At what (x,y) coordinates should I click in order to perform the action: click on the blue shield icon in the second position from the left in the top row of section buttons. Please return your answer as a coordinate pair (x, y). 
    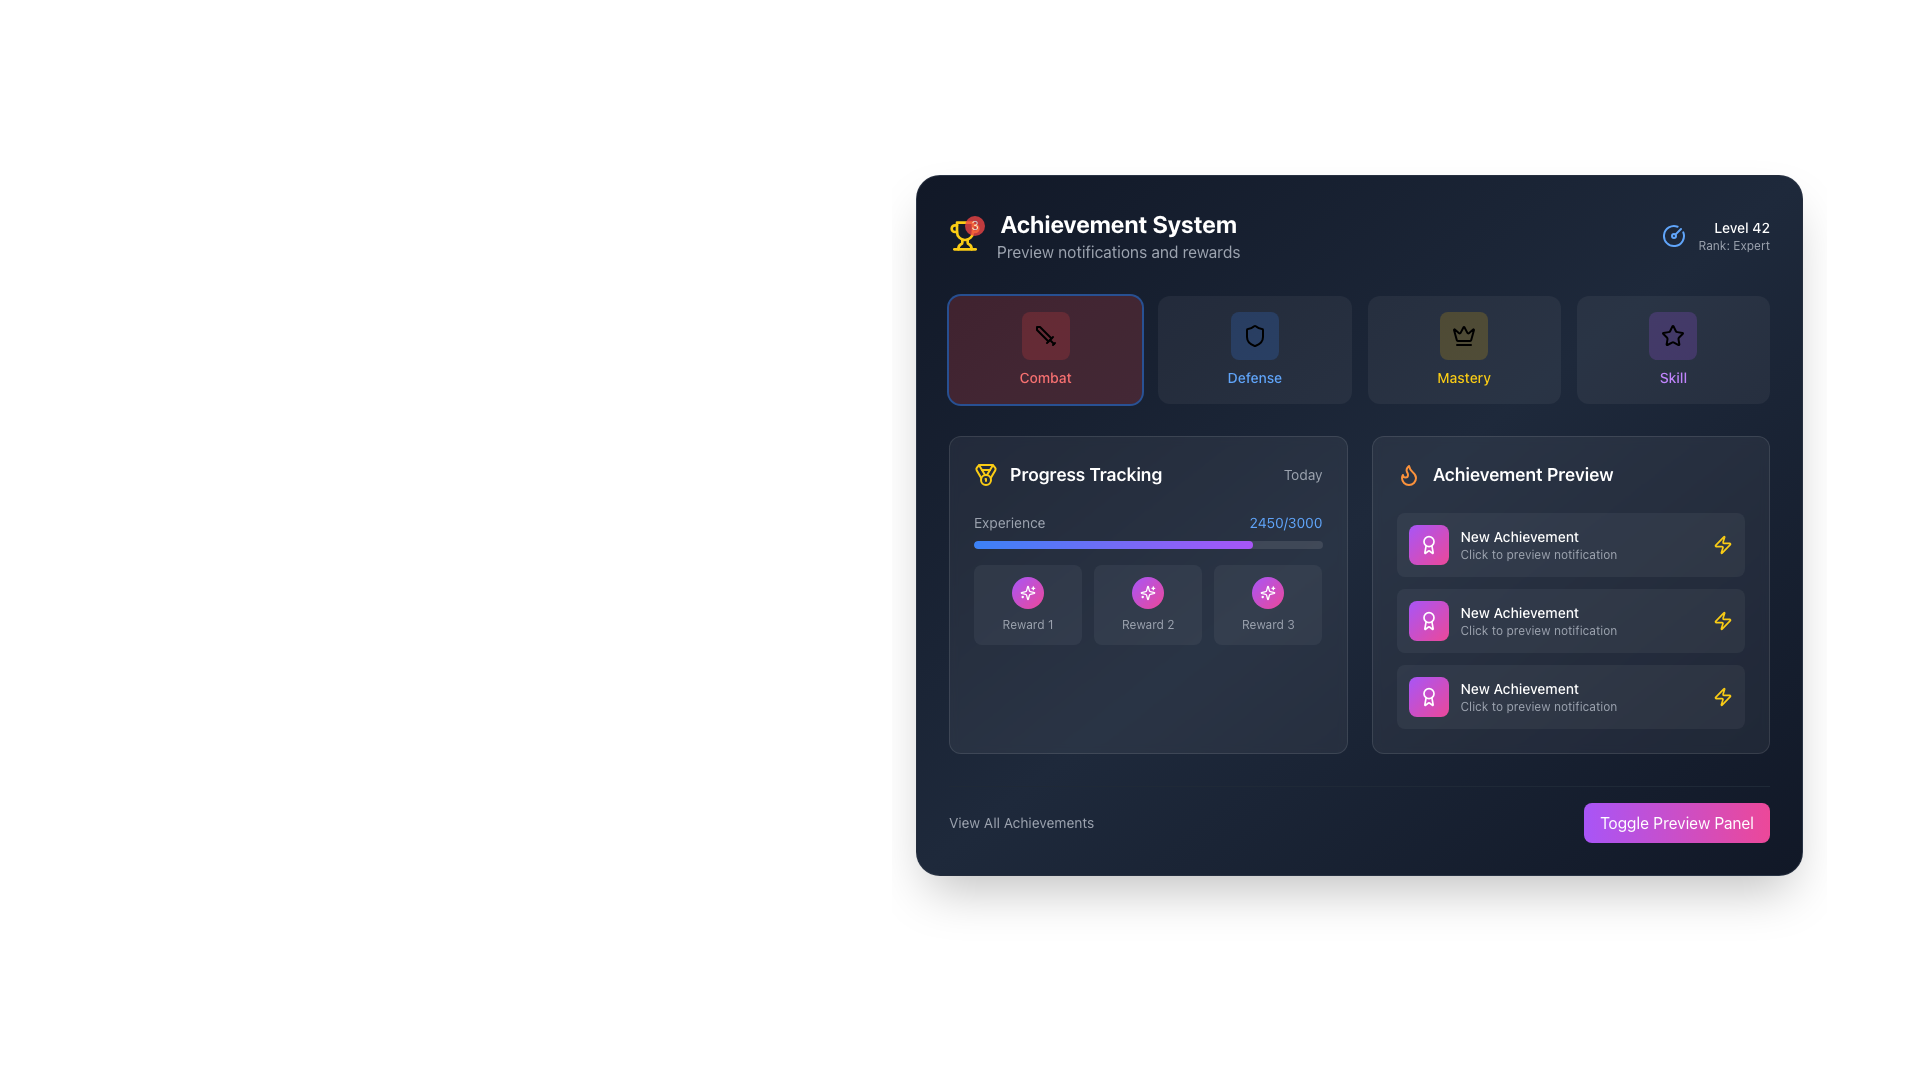
    Looking at the image, I should click on (1253, 334).